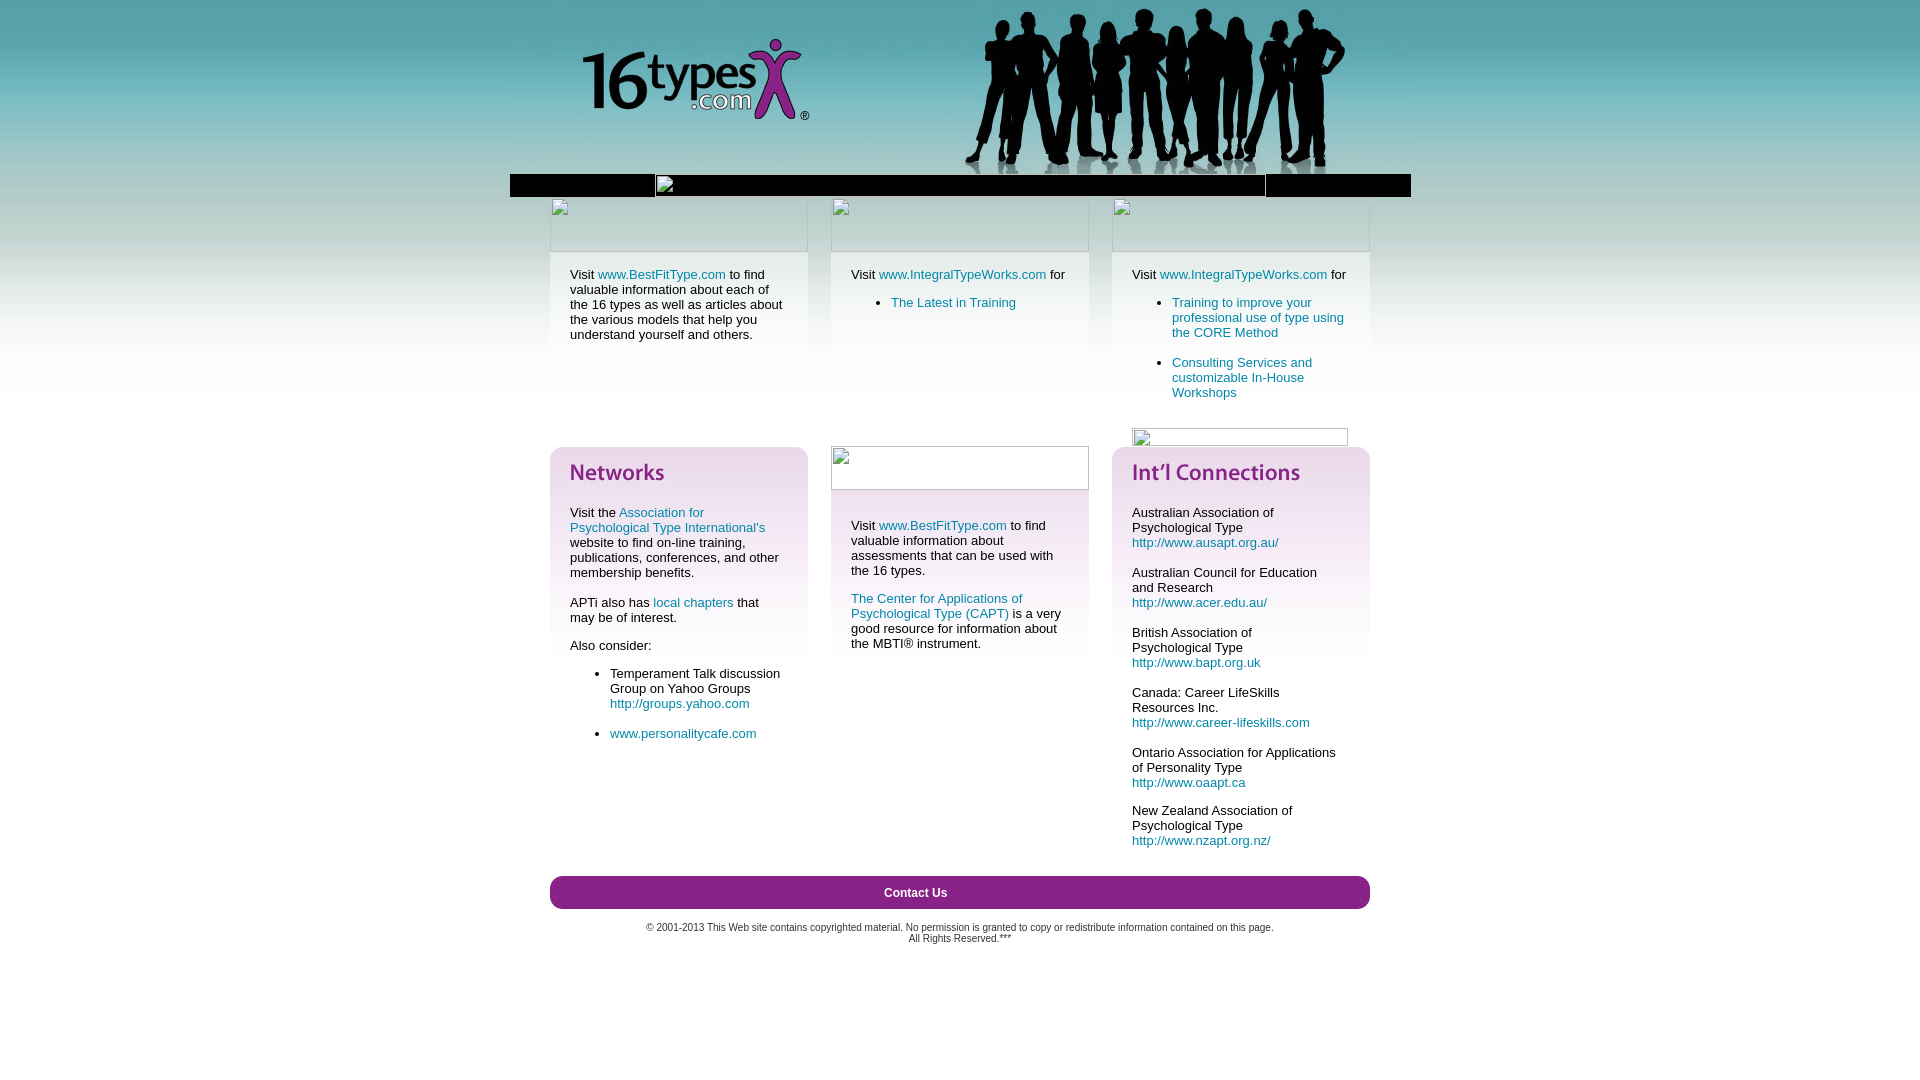 The image size is (1920, 1080). What do you see at coordinates (914, 892) in the screenshot?
I see `'Contact Us'` at bounding box center [914, 892].